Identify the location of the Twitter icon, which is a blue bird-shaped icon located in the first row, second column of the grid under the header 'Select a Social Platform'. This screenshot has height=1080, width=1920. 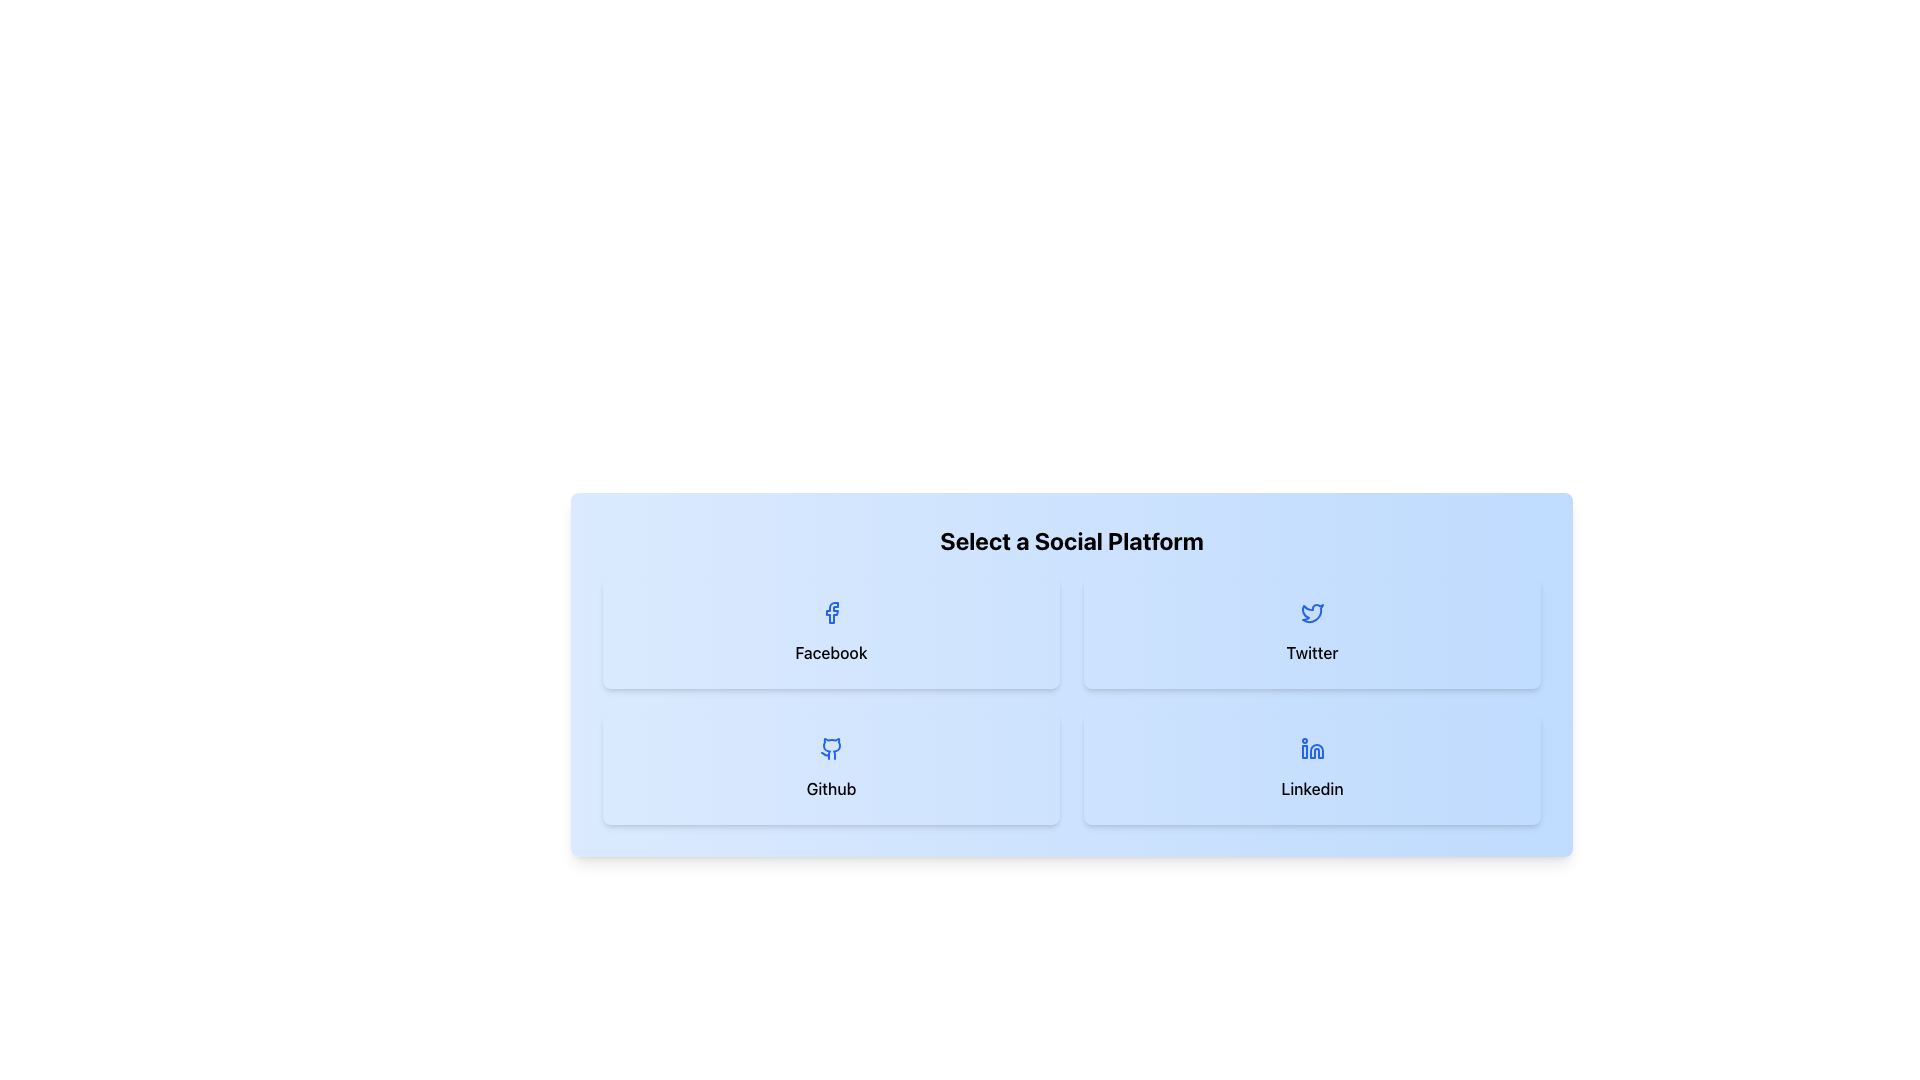
(1312, 612).